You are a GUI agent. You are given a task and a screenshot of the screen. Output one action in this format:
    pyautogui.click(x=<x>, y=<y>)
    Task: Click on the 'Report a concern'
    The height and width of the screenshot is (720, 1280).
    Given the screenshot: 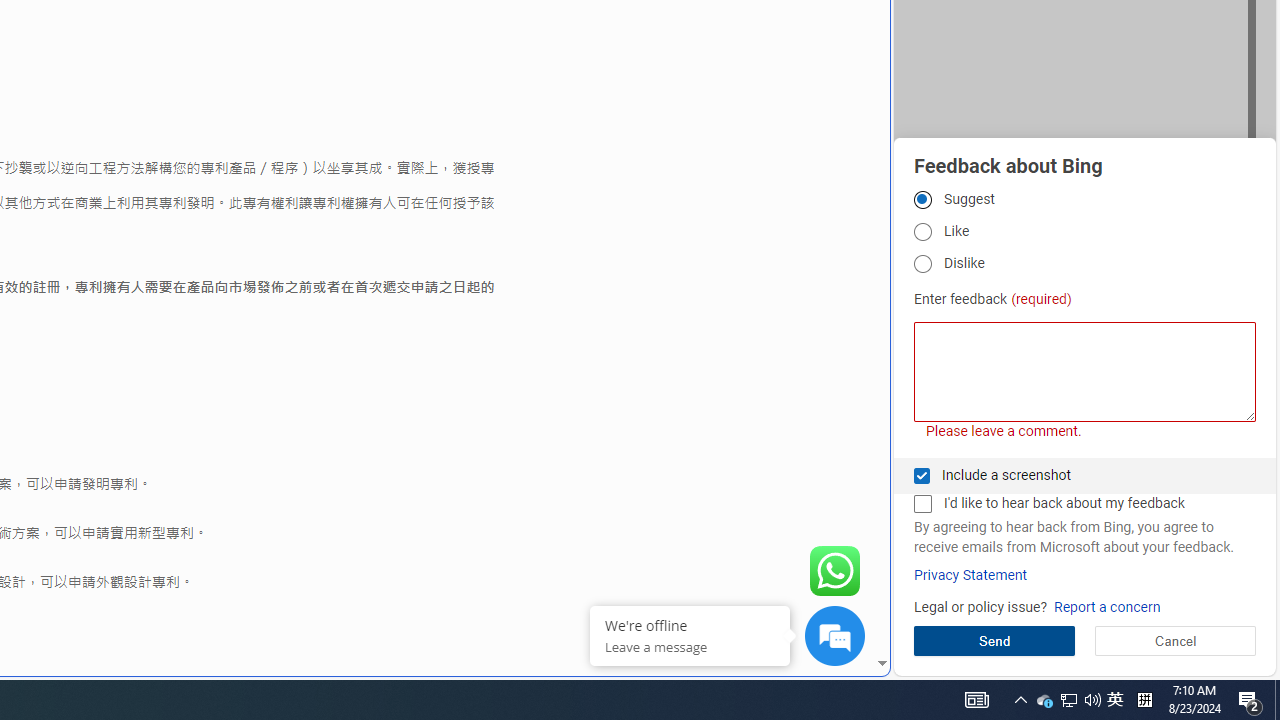 What is the action you would take?
    pyautogui.click(x=1106, y=606)
    